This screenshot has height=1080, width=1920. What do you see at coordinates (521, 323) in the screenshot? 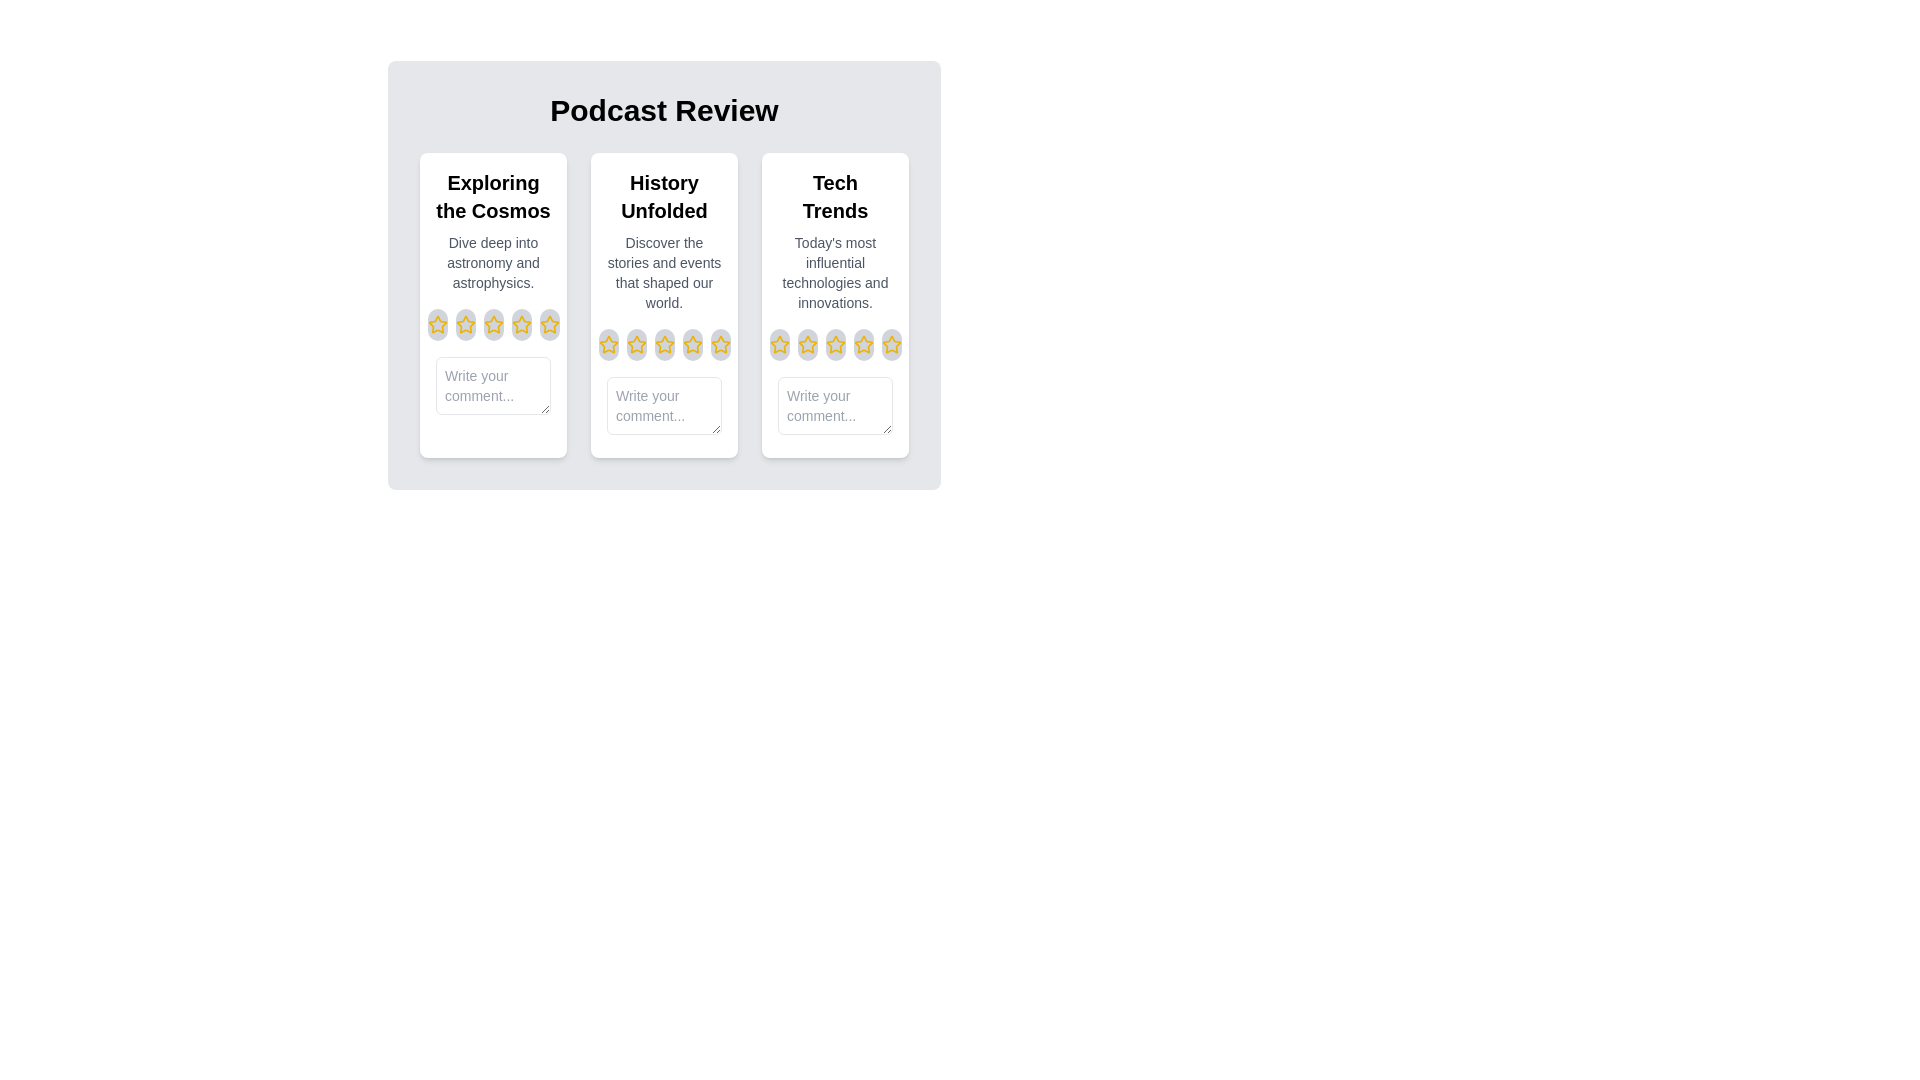
I see `the rating for an episode to 4 stars by clicking on the corresponding star` at bounding box center [521, 323].